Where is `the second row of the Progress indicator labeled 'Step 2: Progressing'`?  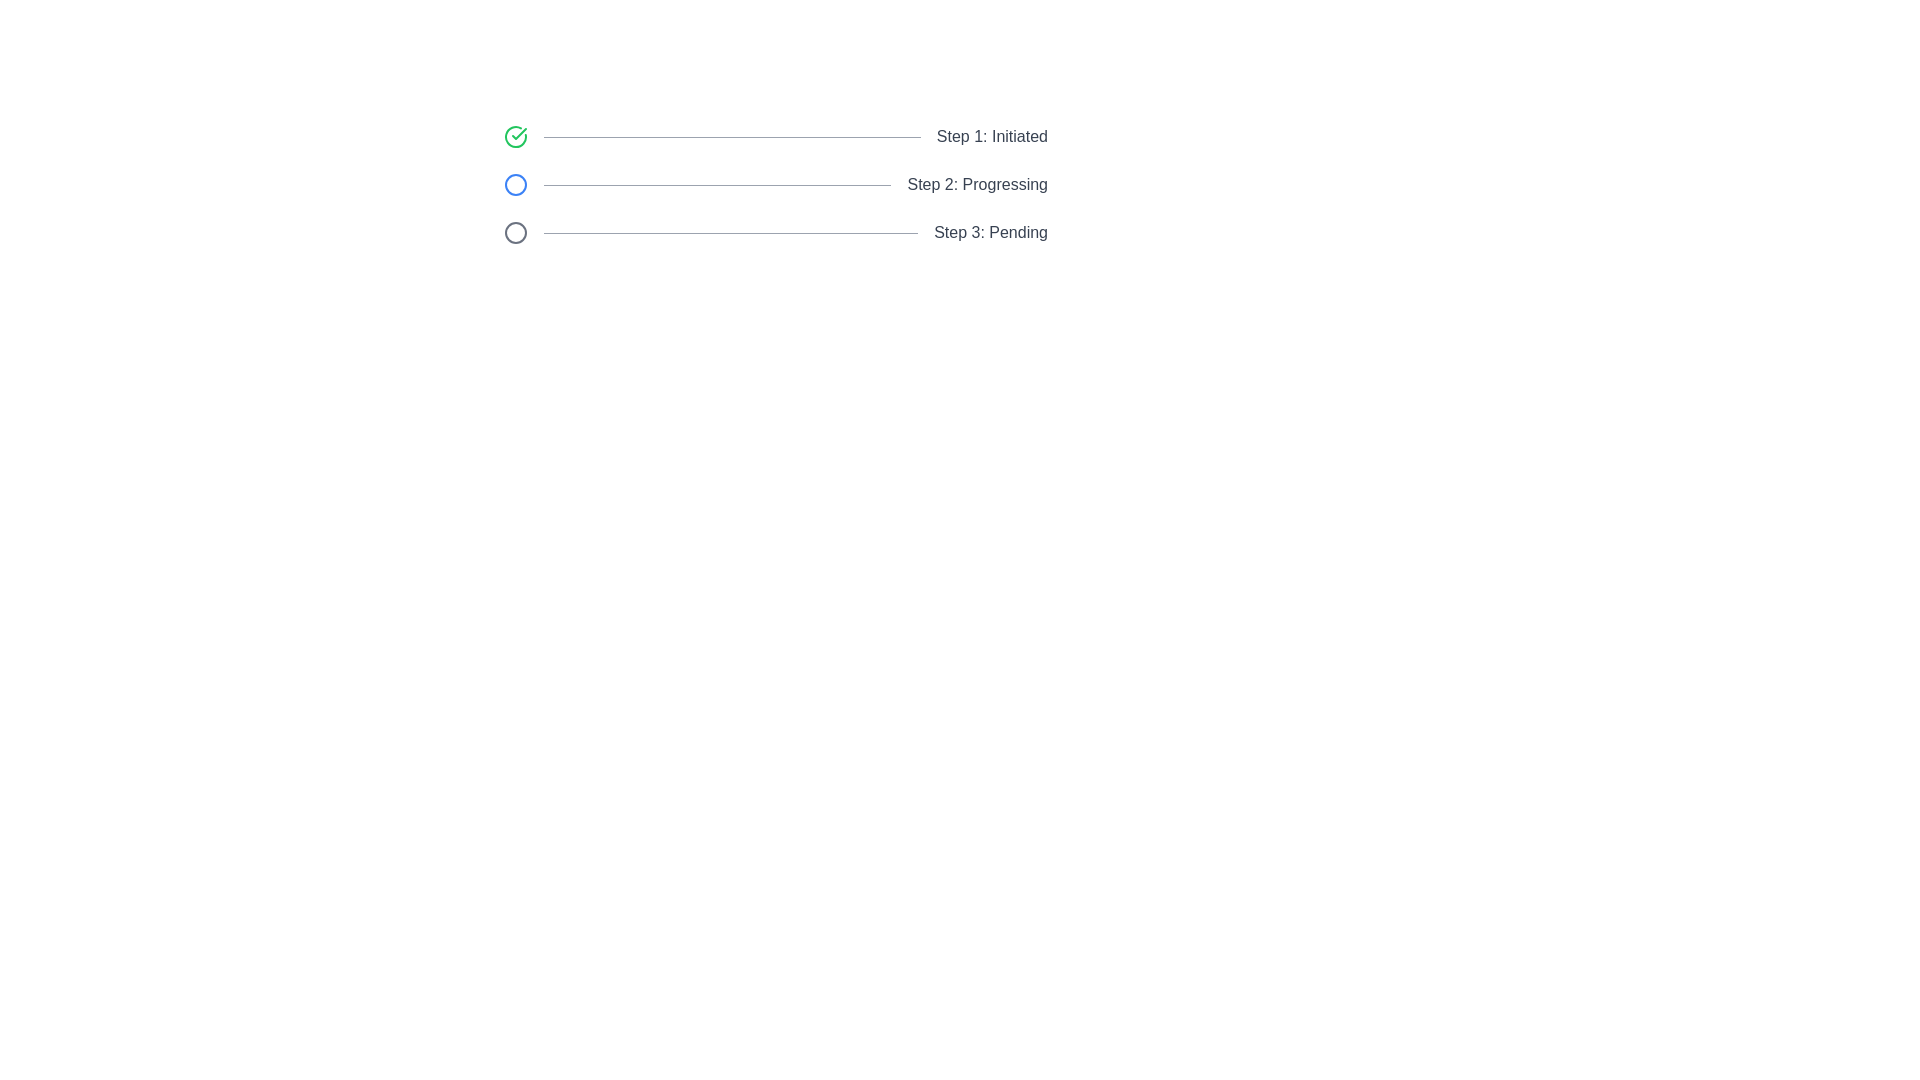 the second row of the Progress indicator labeled 'Step 2: Progressing' is located at coordinates (775, 185).